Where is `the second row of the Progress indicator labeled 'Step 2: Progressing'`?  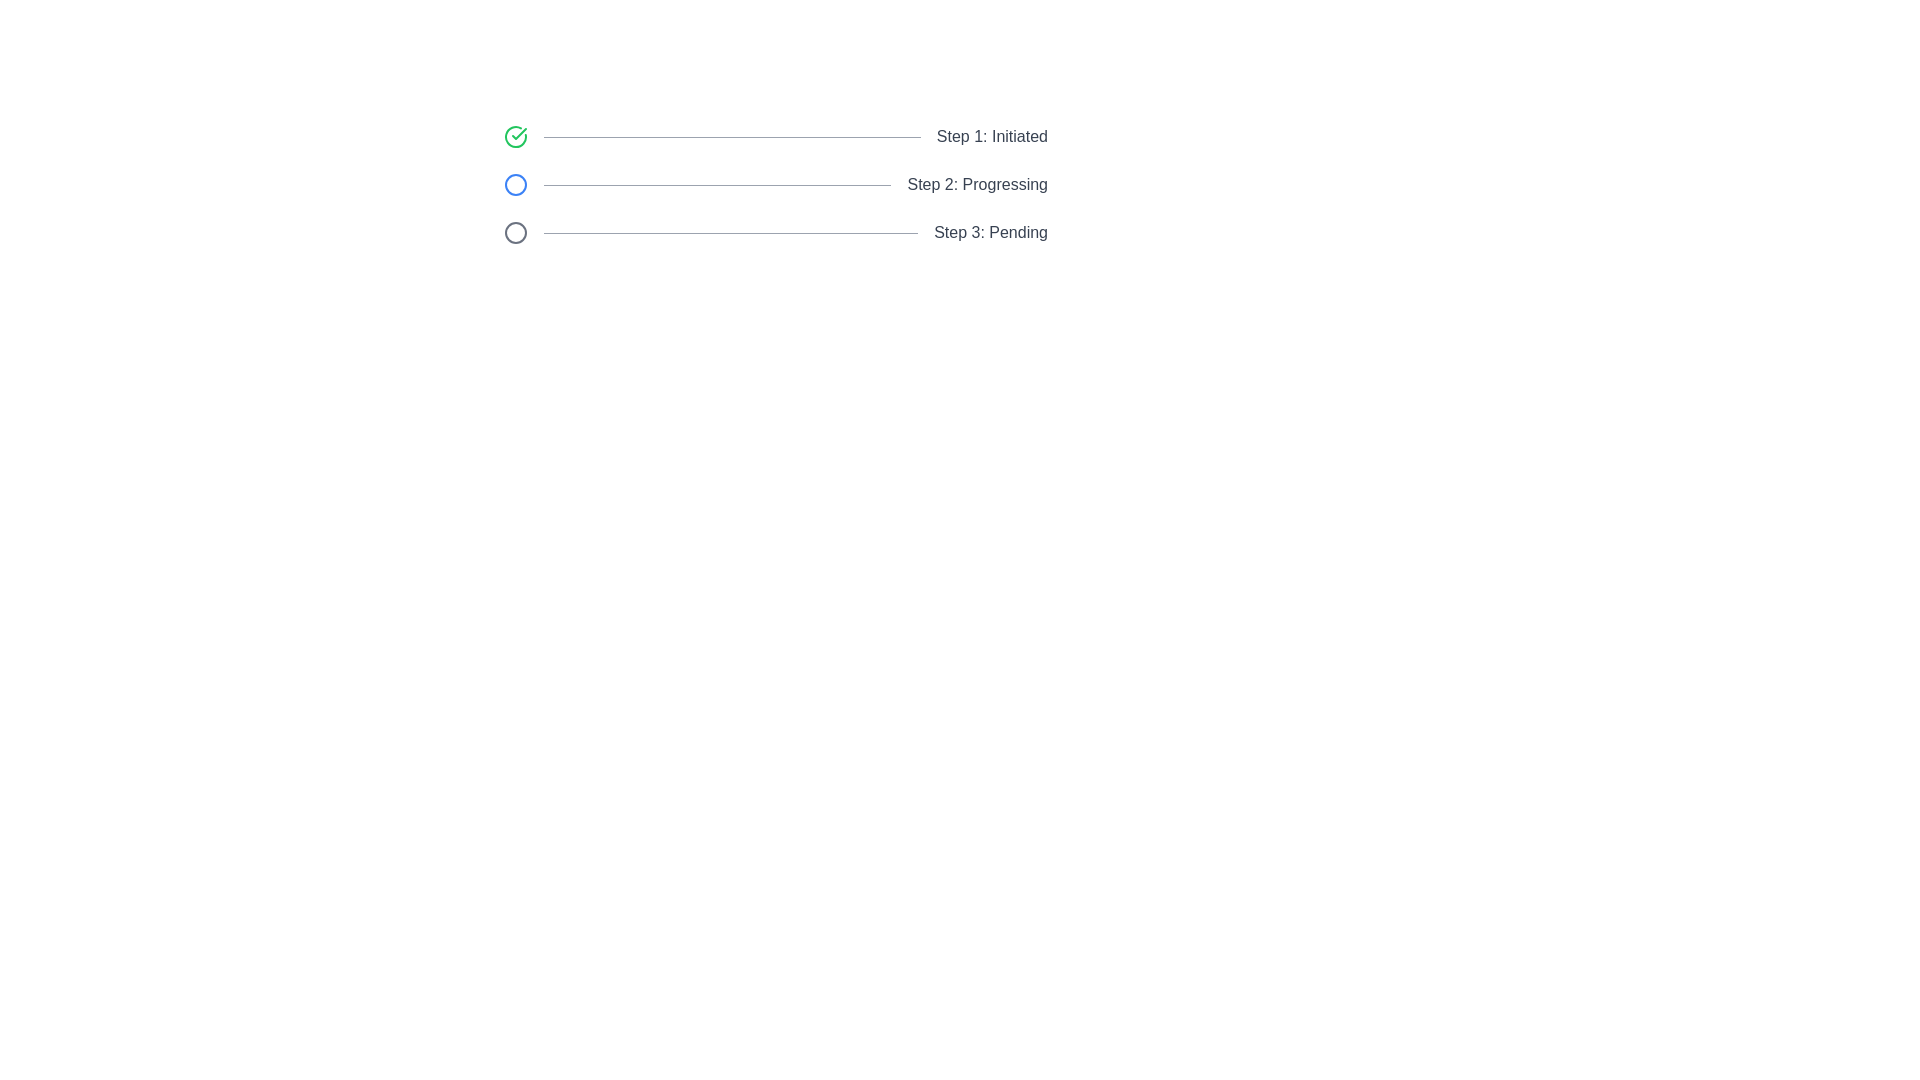 the second row of the Progress indicator labeled 'Step 2: Progressing' is located at coordinates (775, 185).